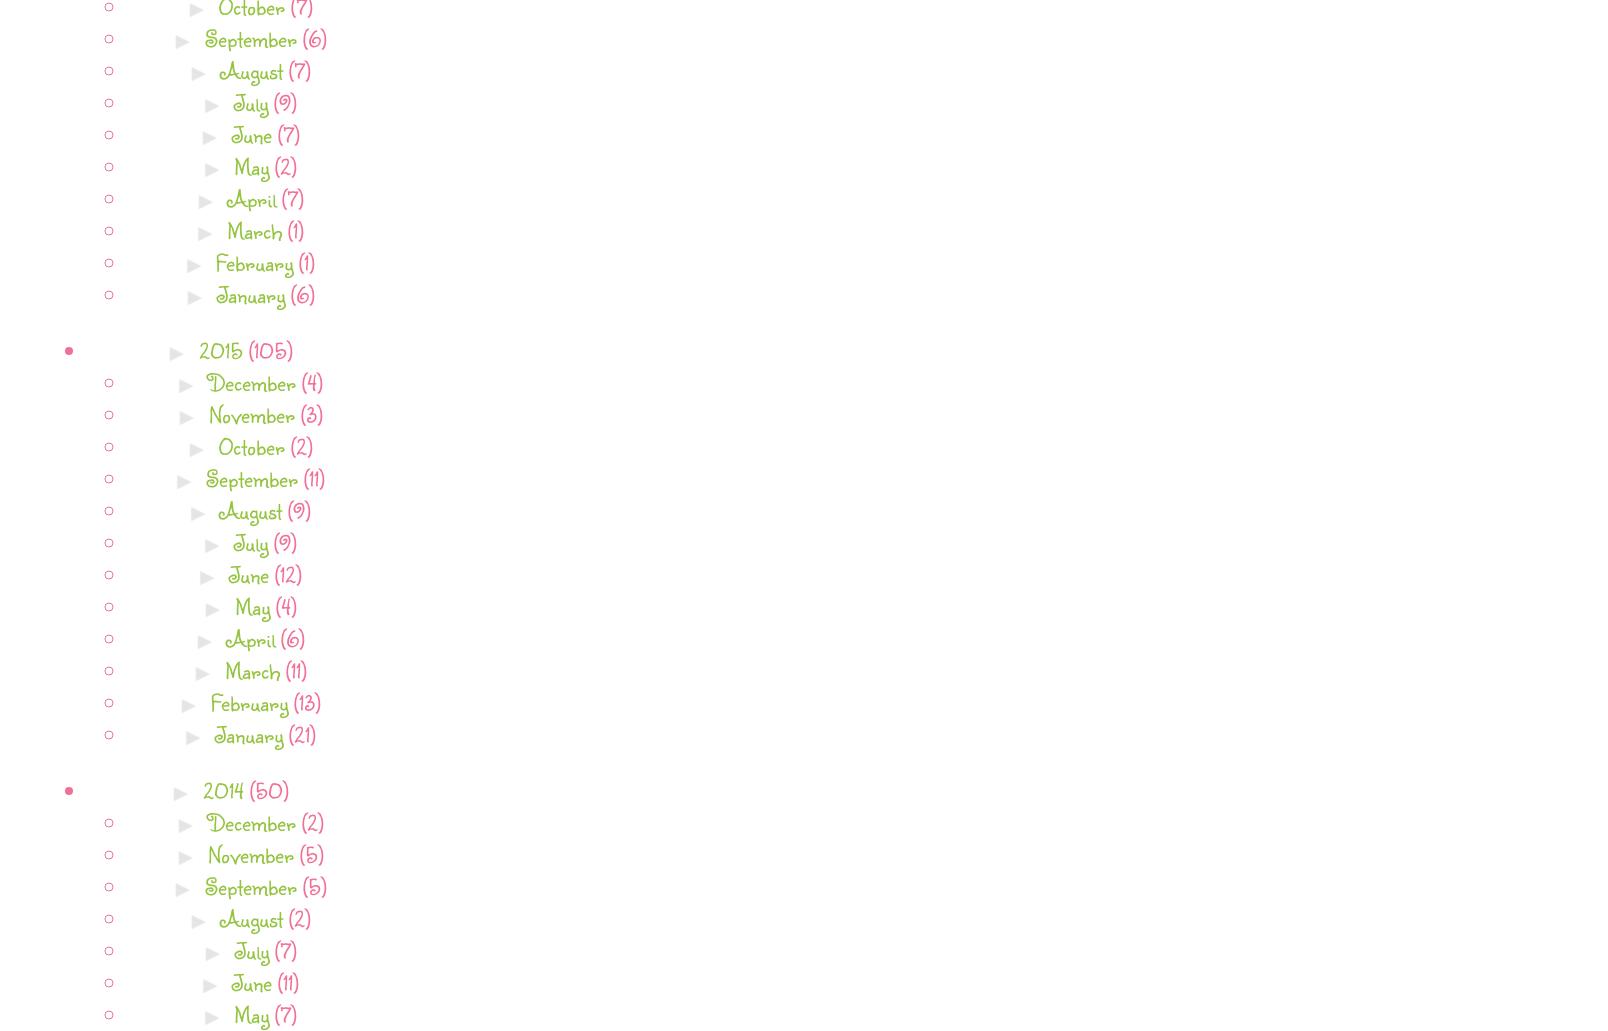 Image resolution: width=1608 pixels, height=1031 pixels. Describe the element at coordinates (268, 348) in the screenshot. I see `'(105)'` at that location.